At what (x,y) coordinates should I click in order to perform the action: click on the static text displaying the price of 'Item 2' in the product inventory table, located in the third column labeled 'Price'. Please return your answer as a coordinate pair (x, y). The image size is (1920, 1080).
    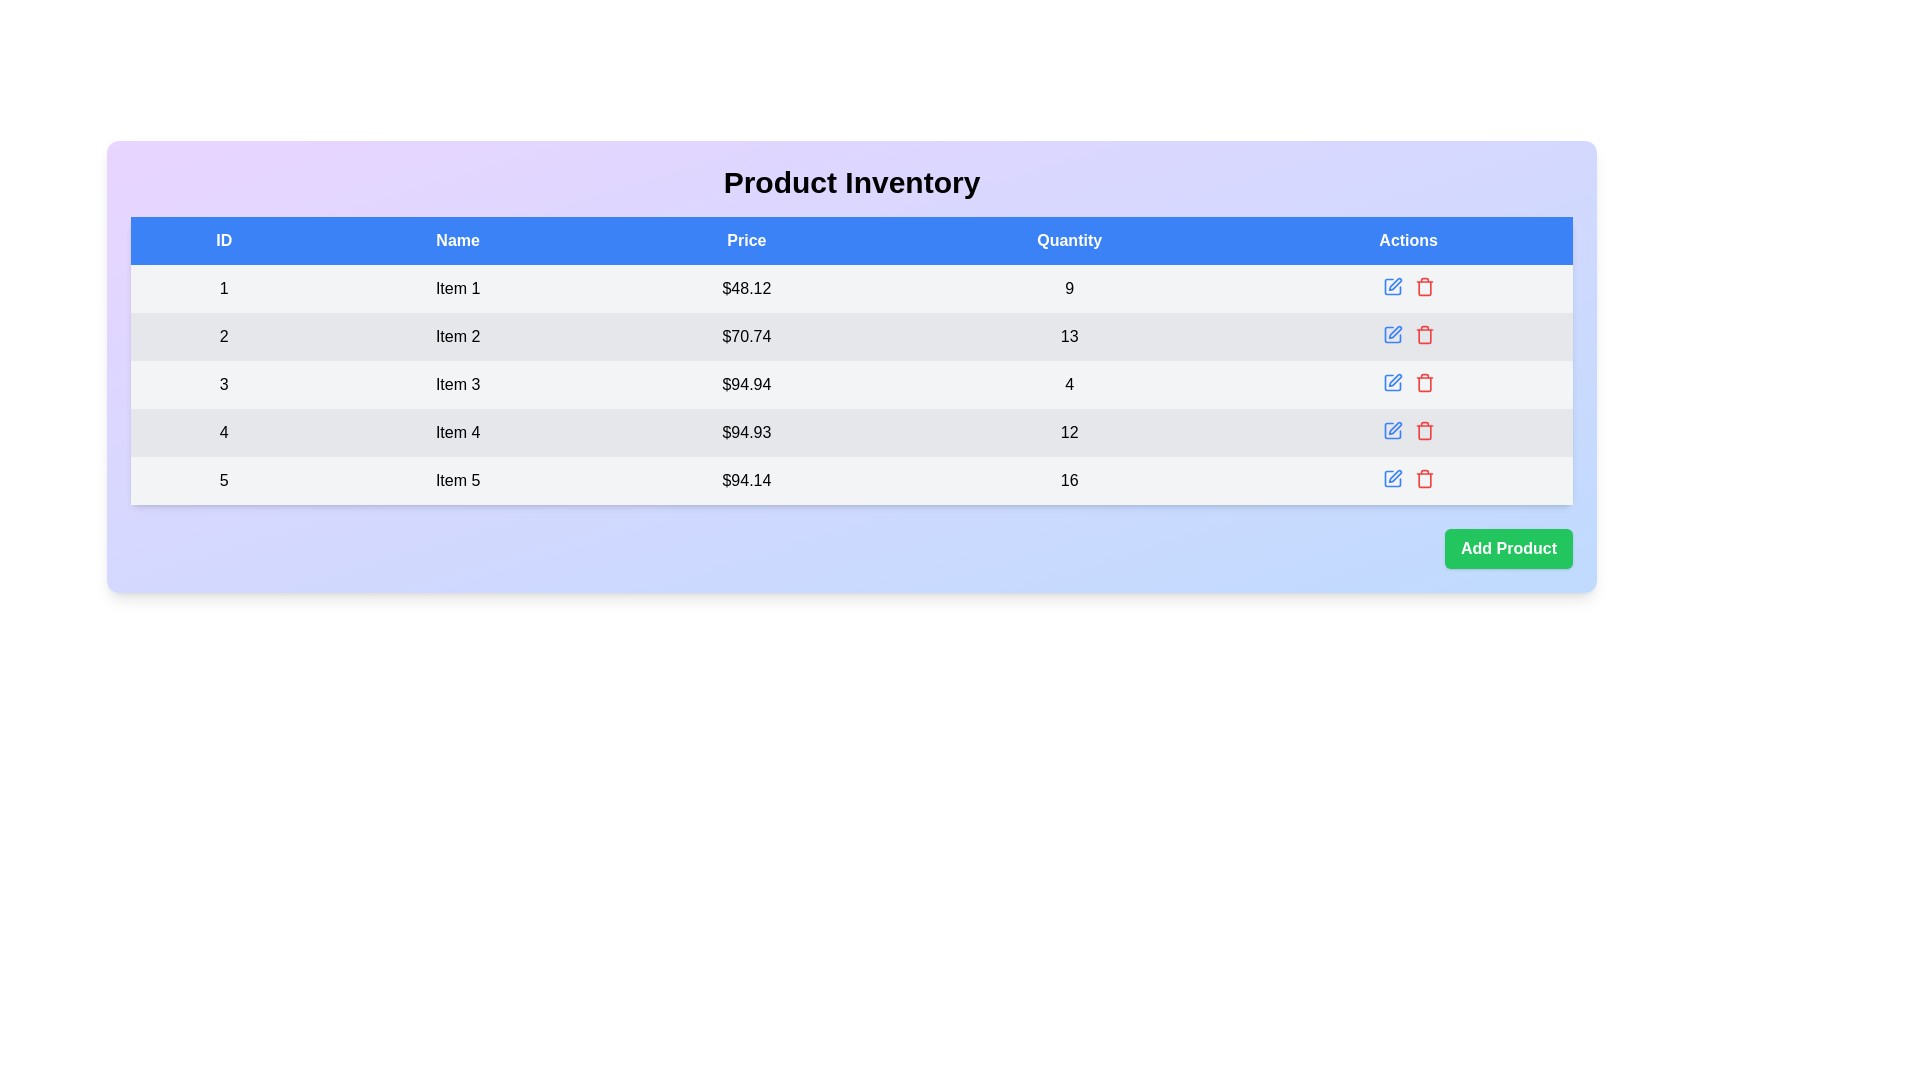
    Looking at the image, I should click on (745, 335).